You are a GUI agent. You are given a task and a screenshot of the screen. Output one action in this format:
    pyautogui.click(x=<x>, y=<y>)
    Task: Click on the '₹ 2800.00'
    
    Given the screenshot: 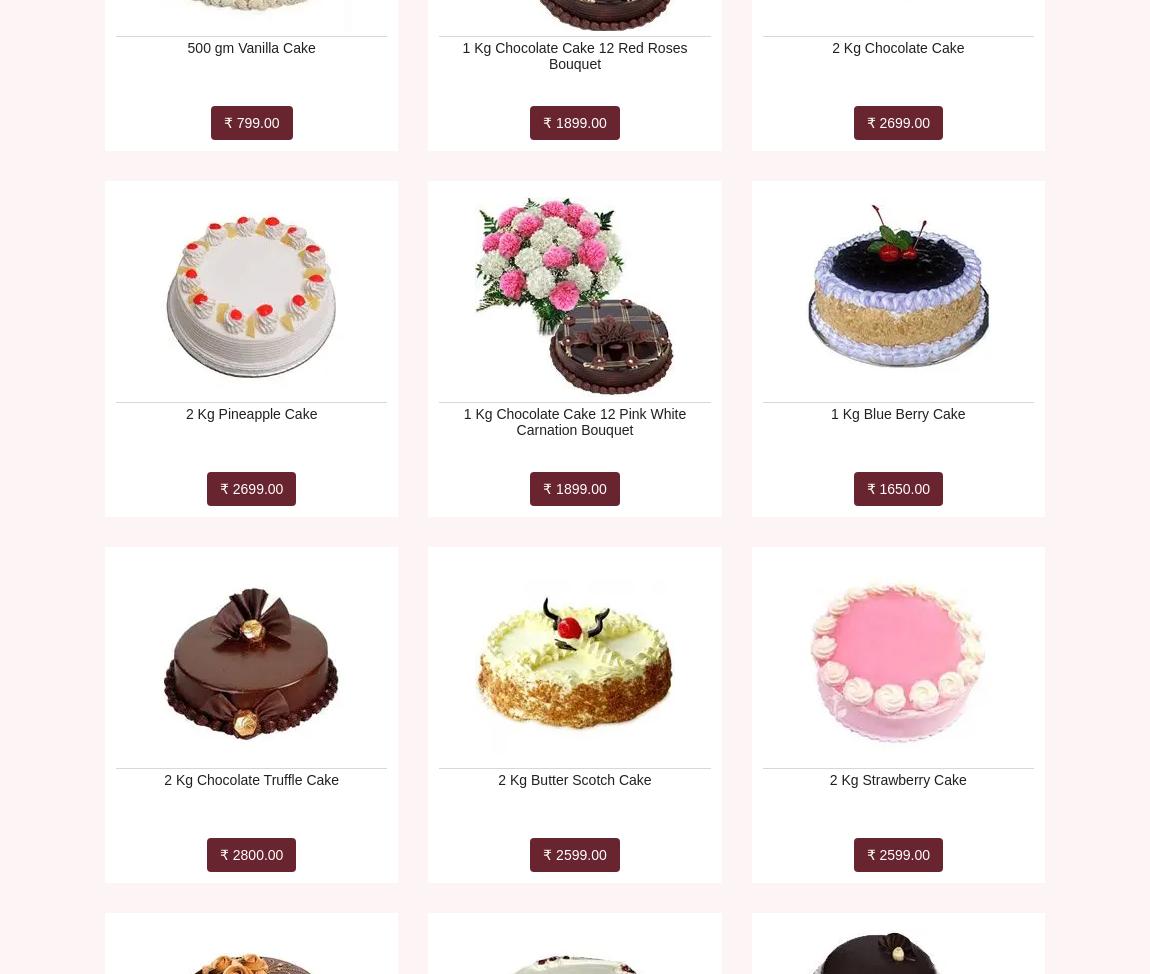 What is the action you would take?
    pyautogui.click(x=217, y=854)
    